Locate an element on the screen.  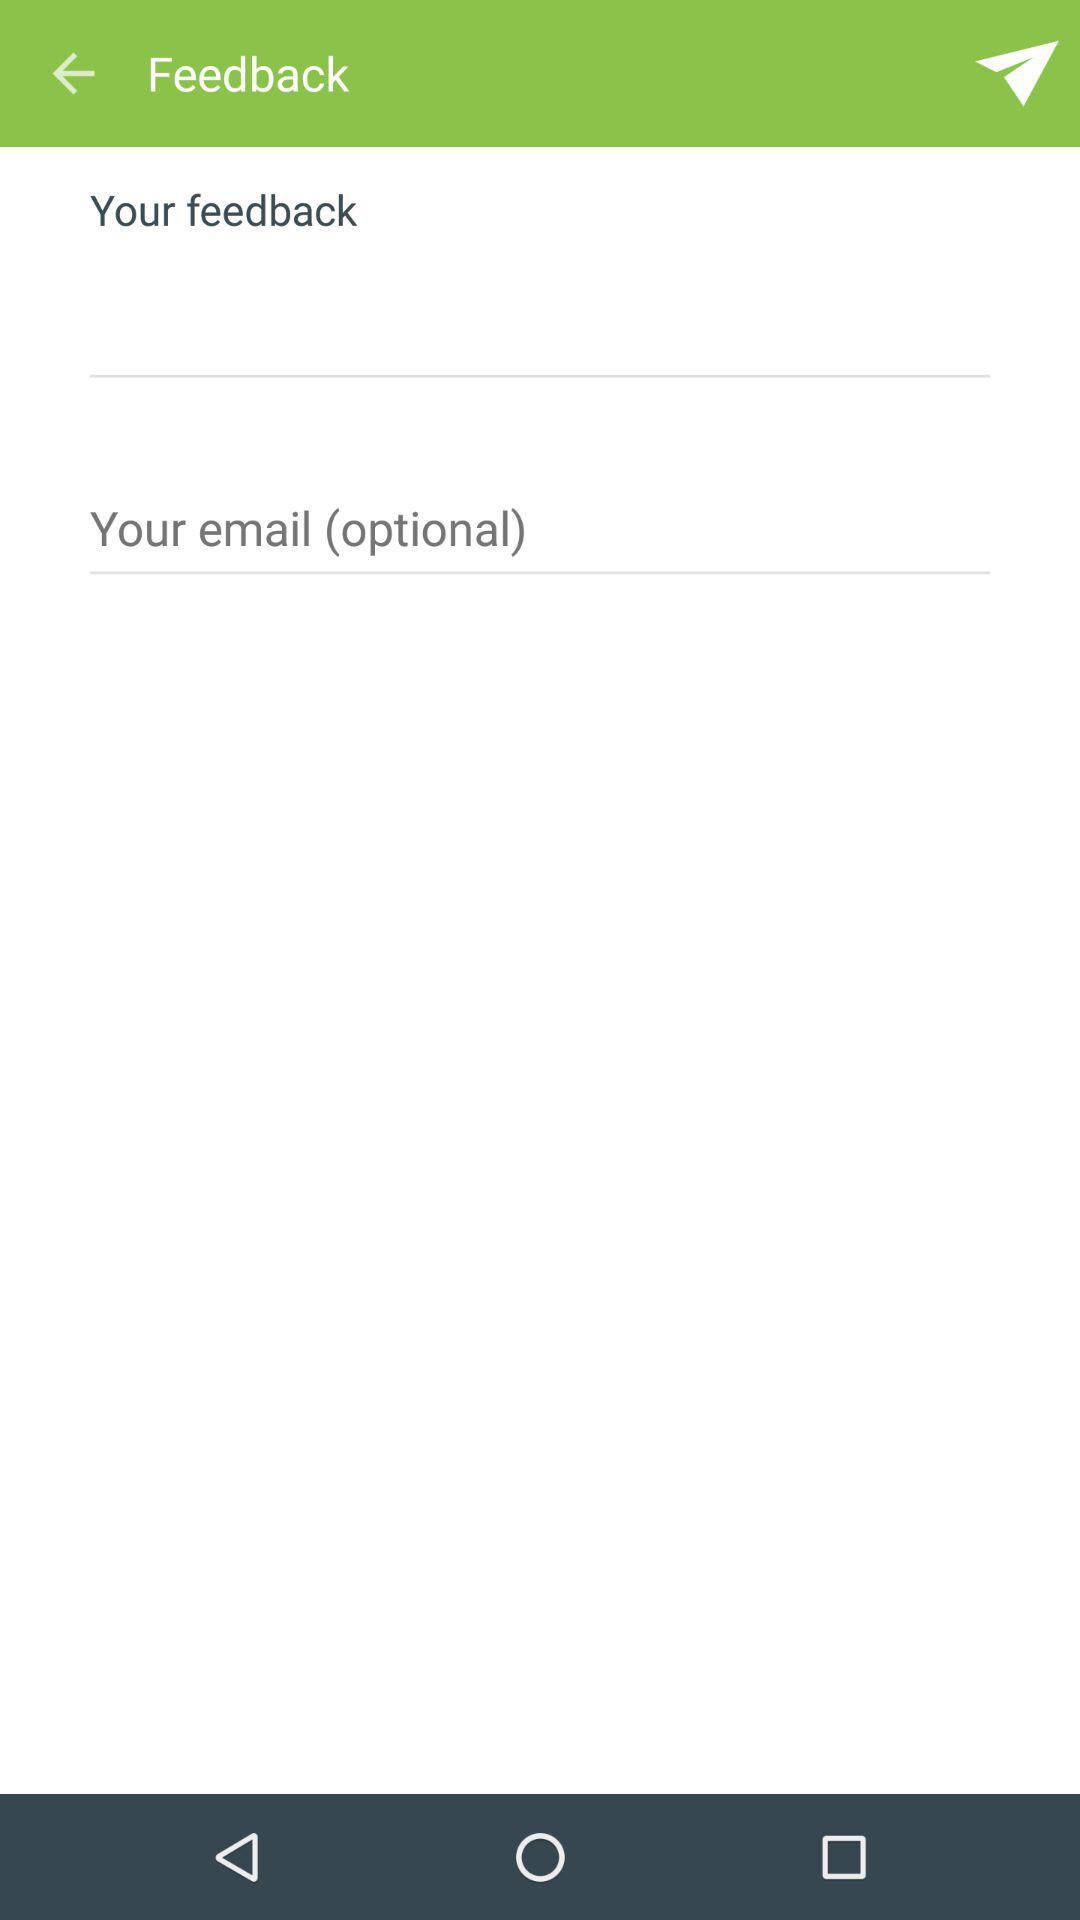
optional email here is located at coordinates (540, 535).